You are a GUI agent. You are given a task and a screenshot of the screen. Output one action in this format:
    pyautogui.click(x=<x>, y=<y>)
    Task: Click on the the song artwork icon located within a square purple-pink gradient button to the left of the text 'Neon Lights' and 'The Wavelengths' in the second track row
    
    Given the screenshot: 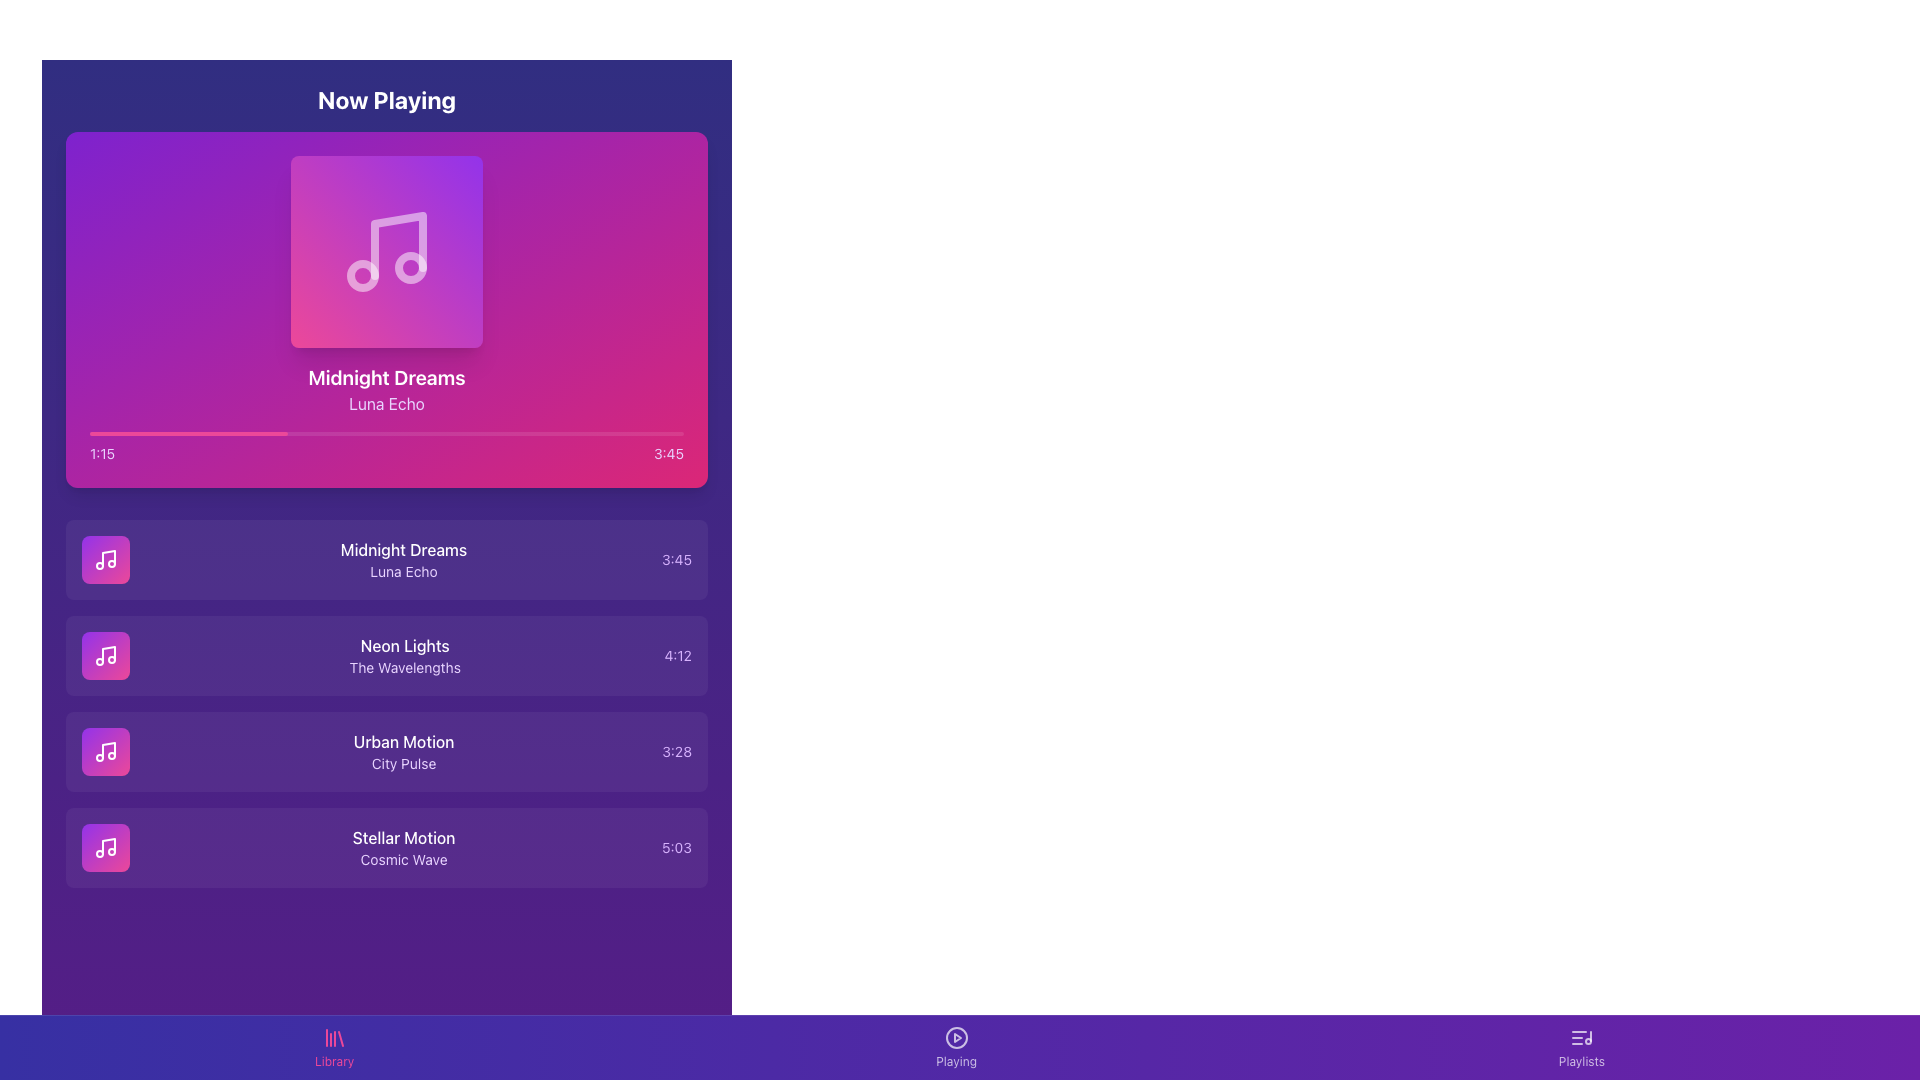 What is the action you would take?
    pyautogui.click(x=104, y=655)
    